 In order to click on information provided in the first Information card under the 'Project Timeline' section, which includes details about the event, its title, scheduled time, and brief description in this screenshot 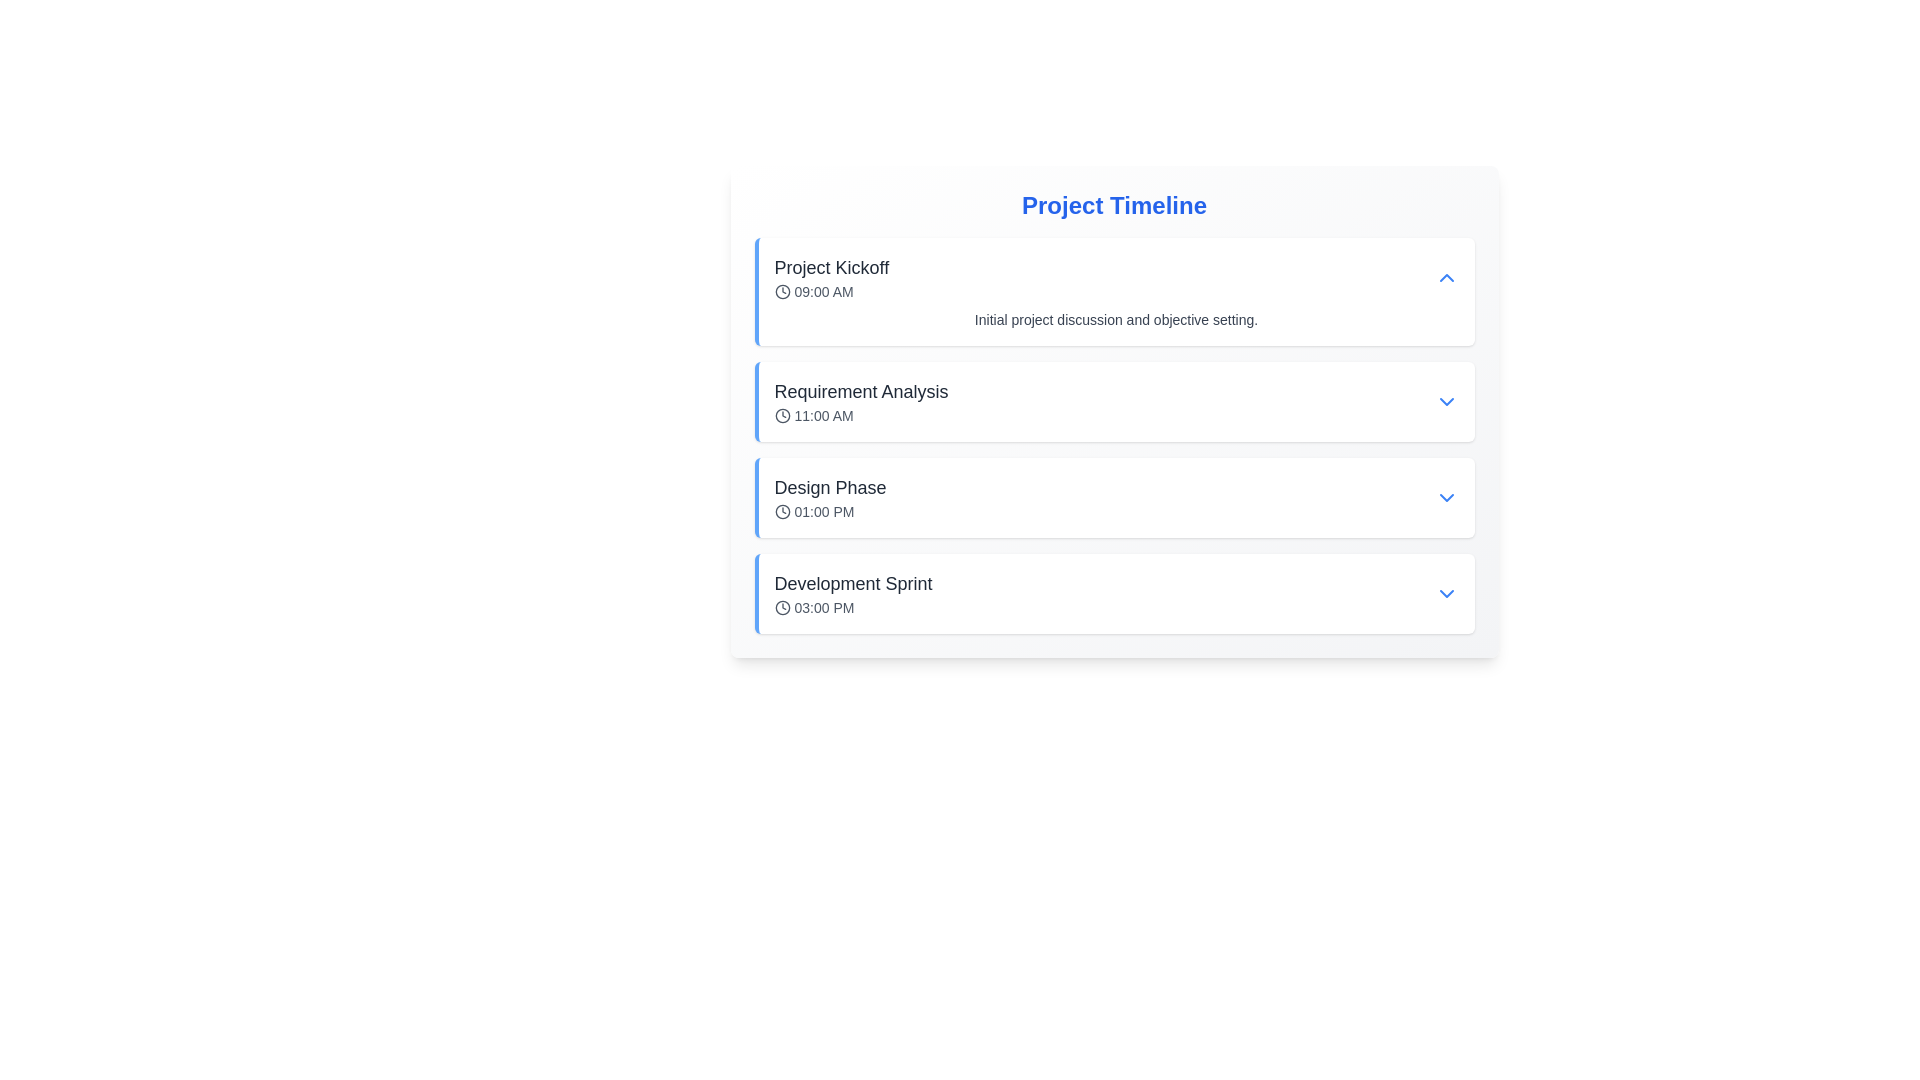, I will do `click(1113, 292)`.